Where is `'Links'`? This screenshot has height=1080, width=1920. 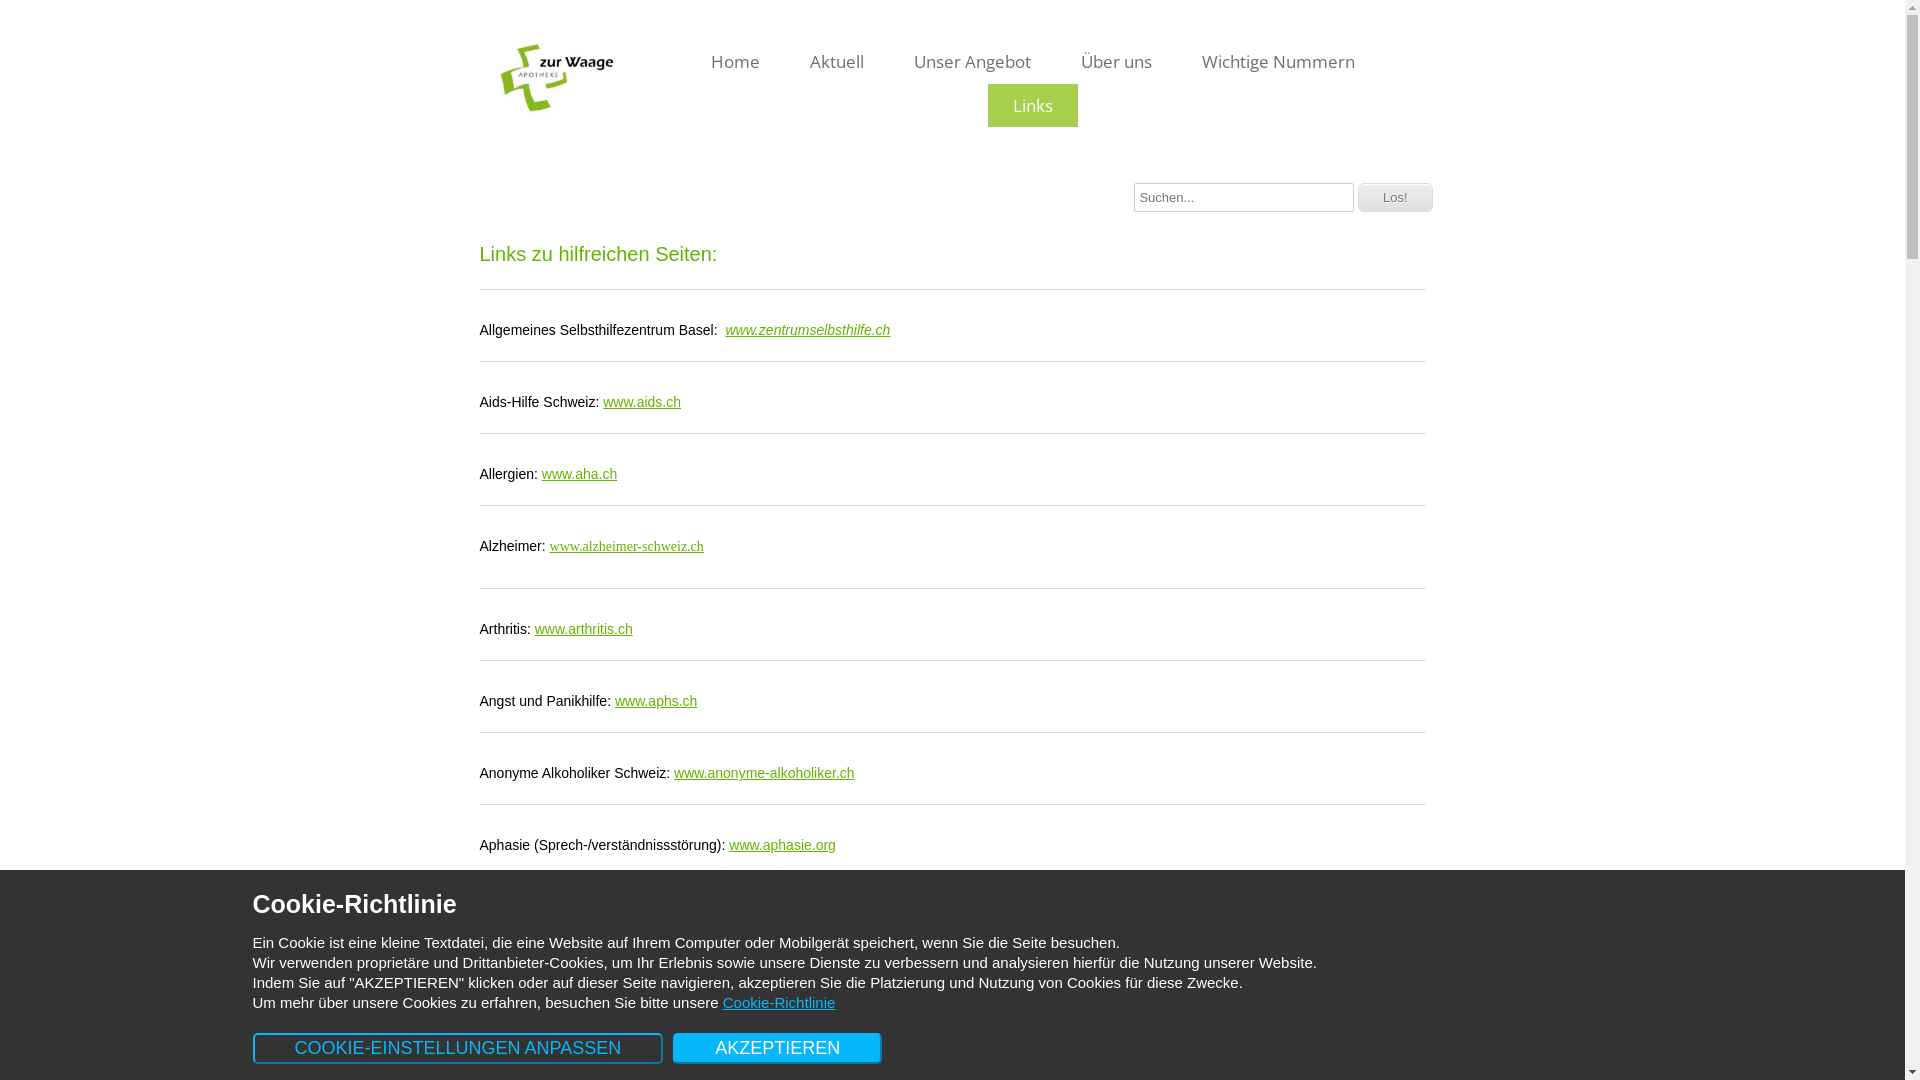
'Links' is located at coordinates (988, 105).